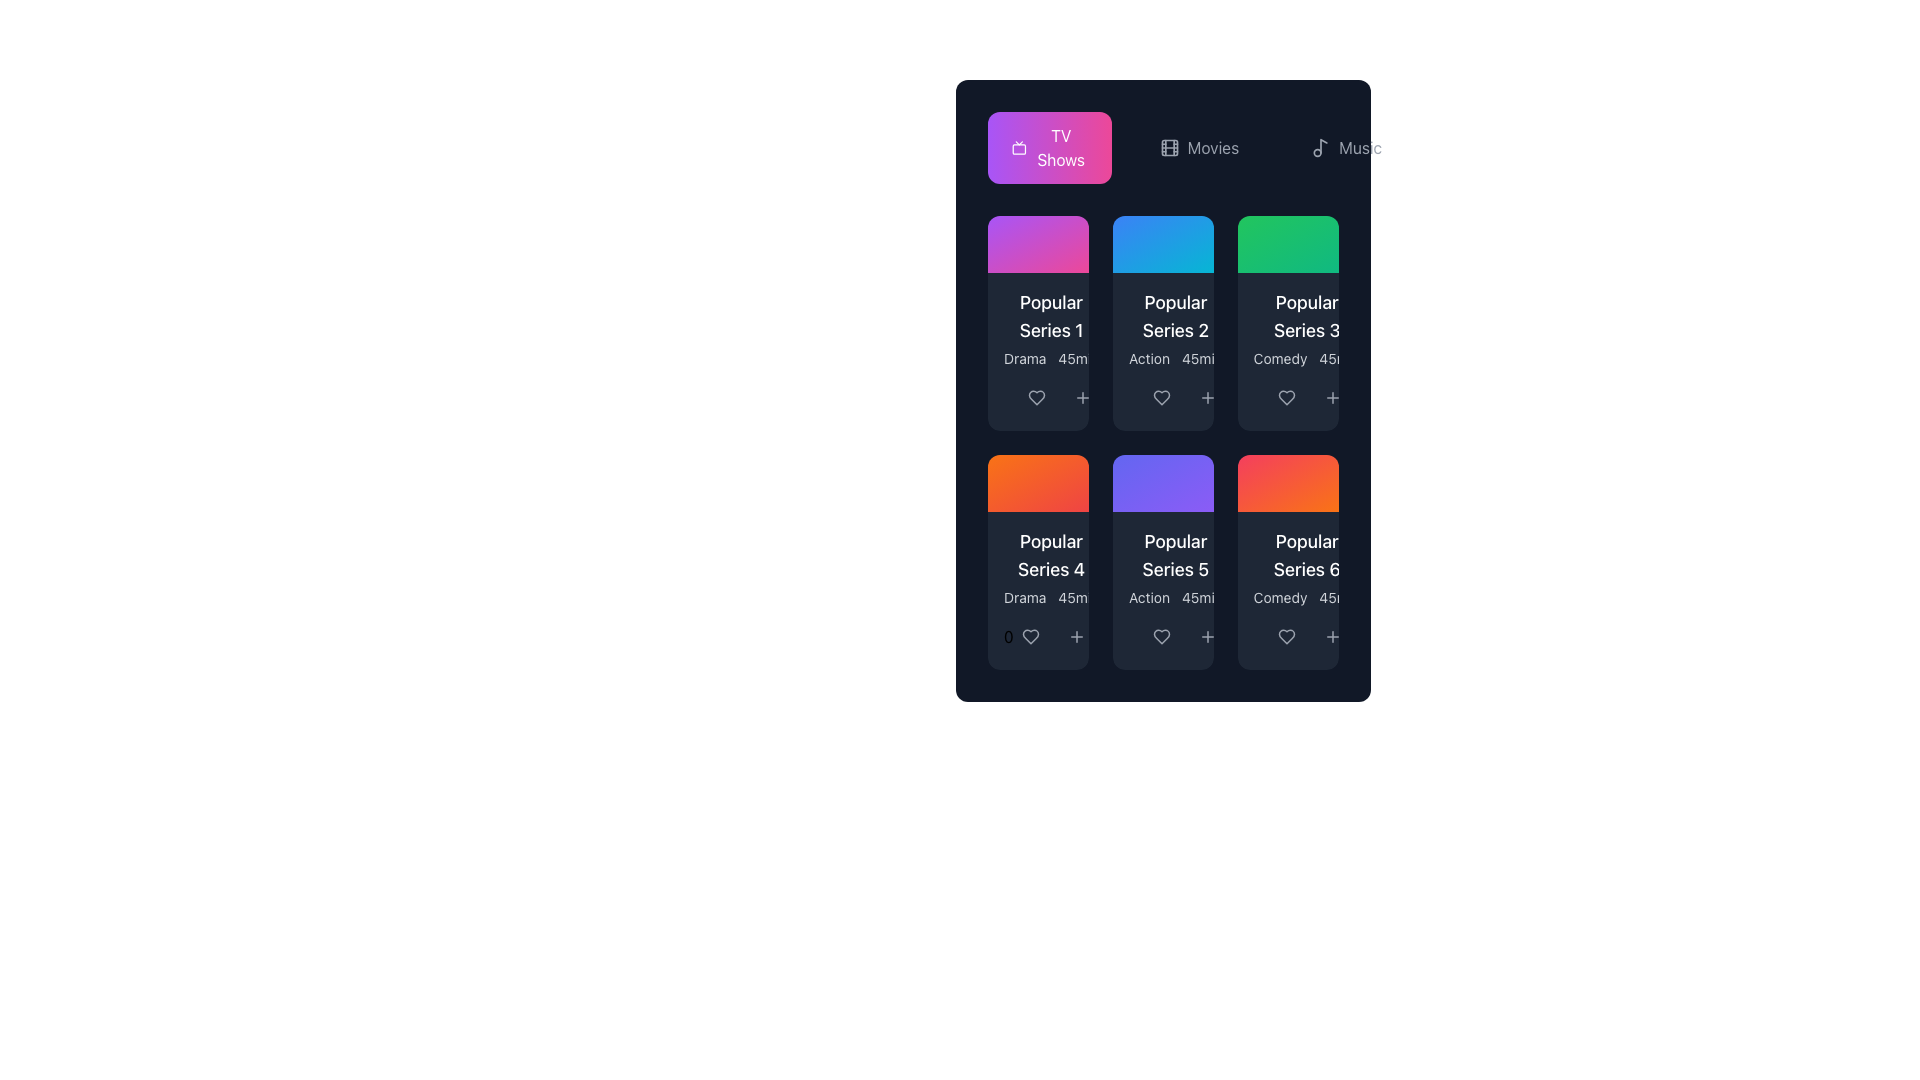 Image resolution: width=1920 pixels, height=1080 pixels. I want to click on the stylized decorative region that serves as a visual banner for the 'Popular Series 6' card, located in the third row and last column of the grid, so click(1288, 483).